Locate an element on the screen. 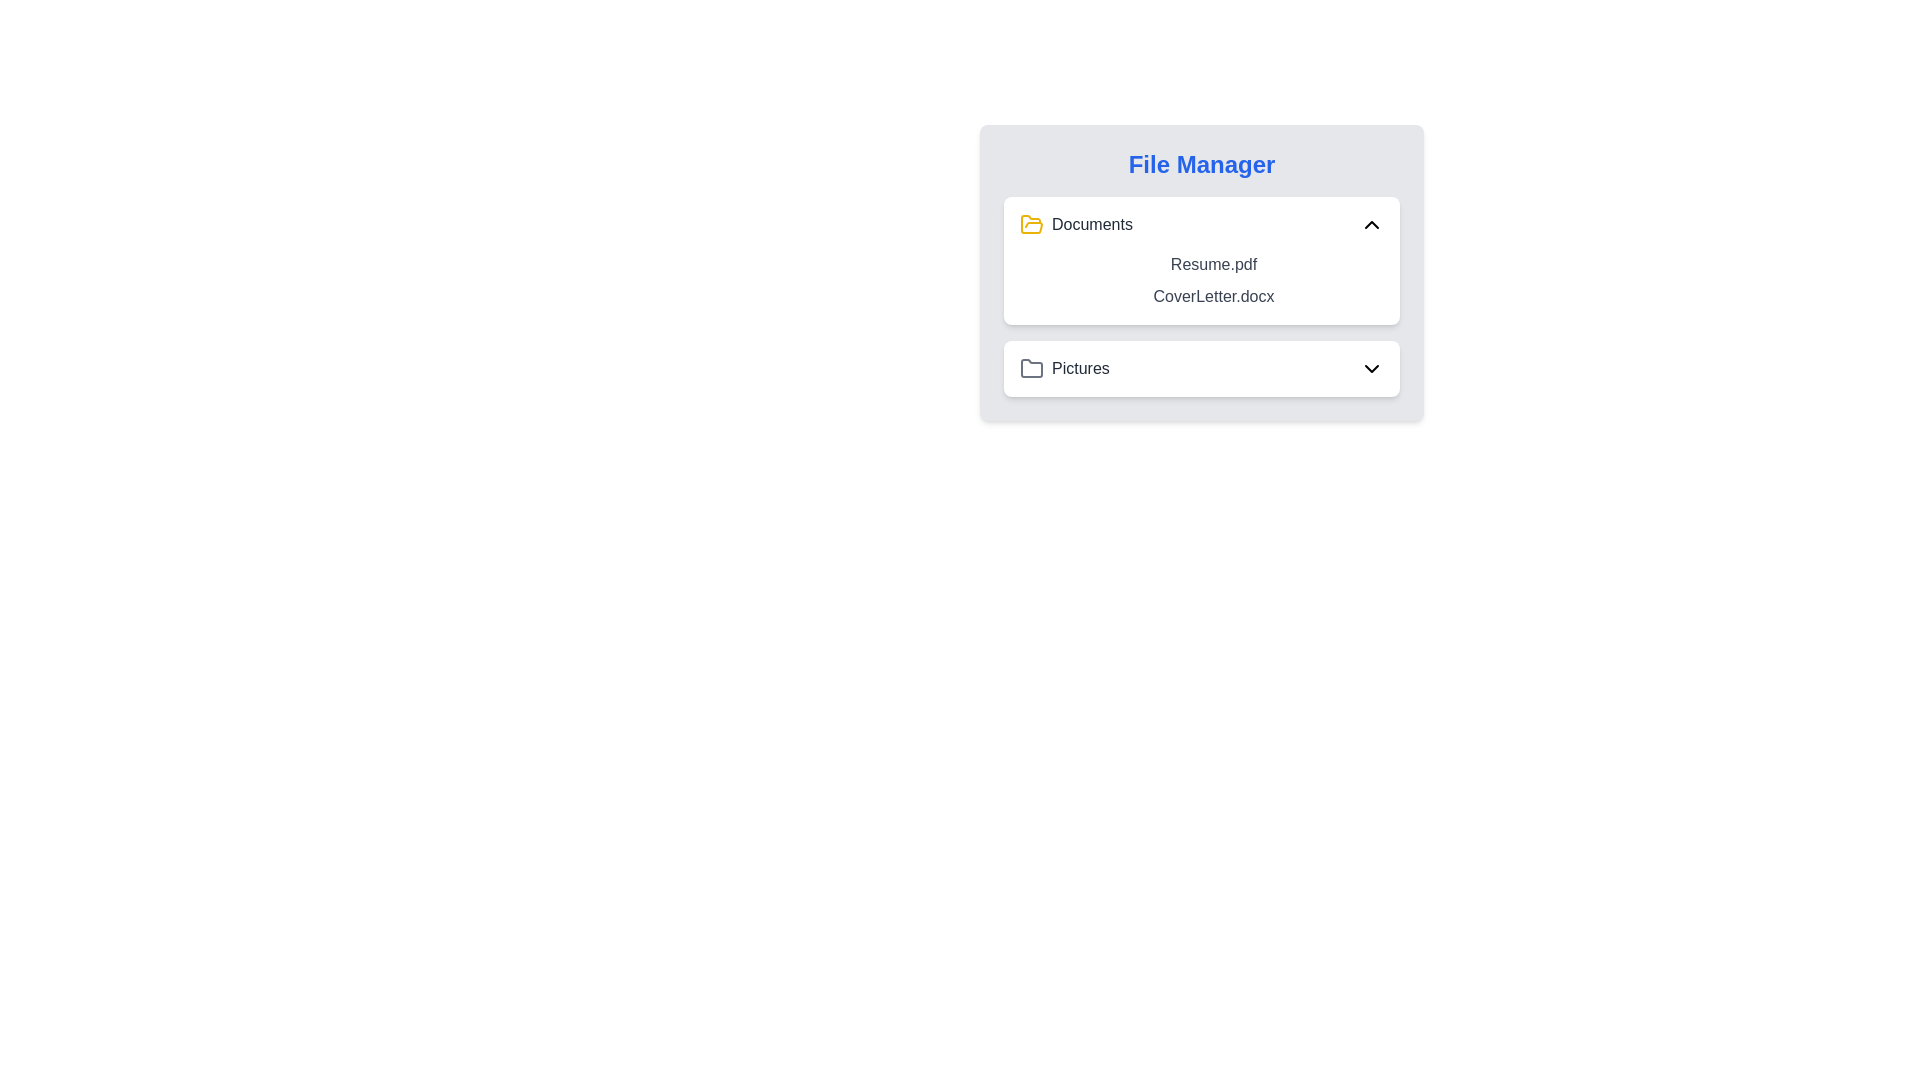  the text label displaying the filename 'CoverLetter.docx' is located at coordinates (1213, 297).